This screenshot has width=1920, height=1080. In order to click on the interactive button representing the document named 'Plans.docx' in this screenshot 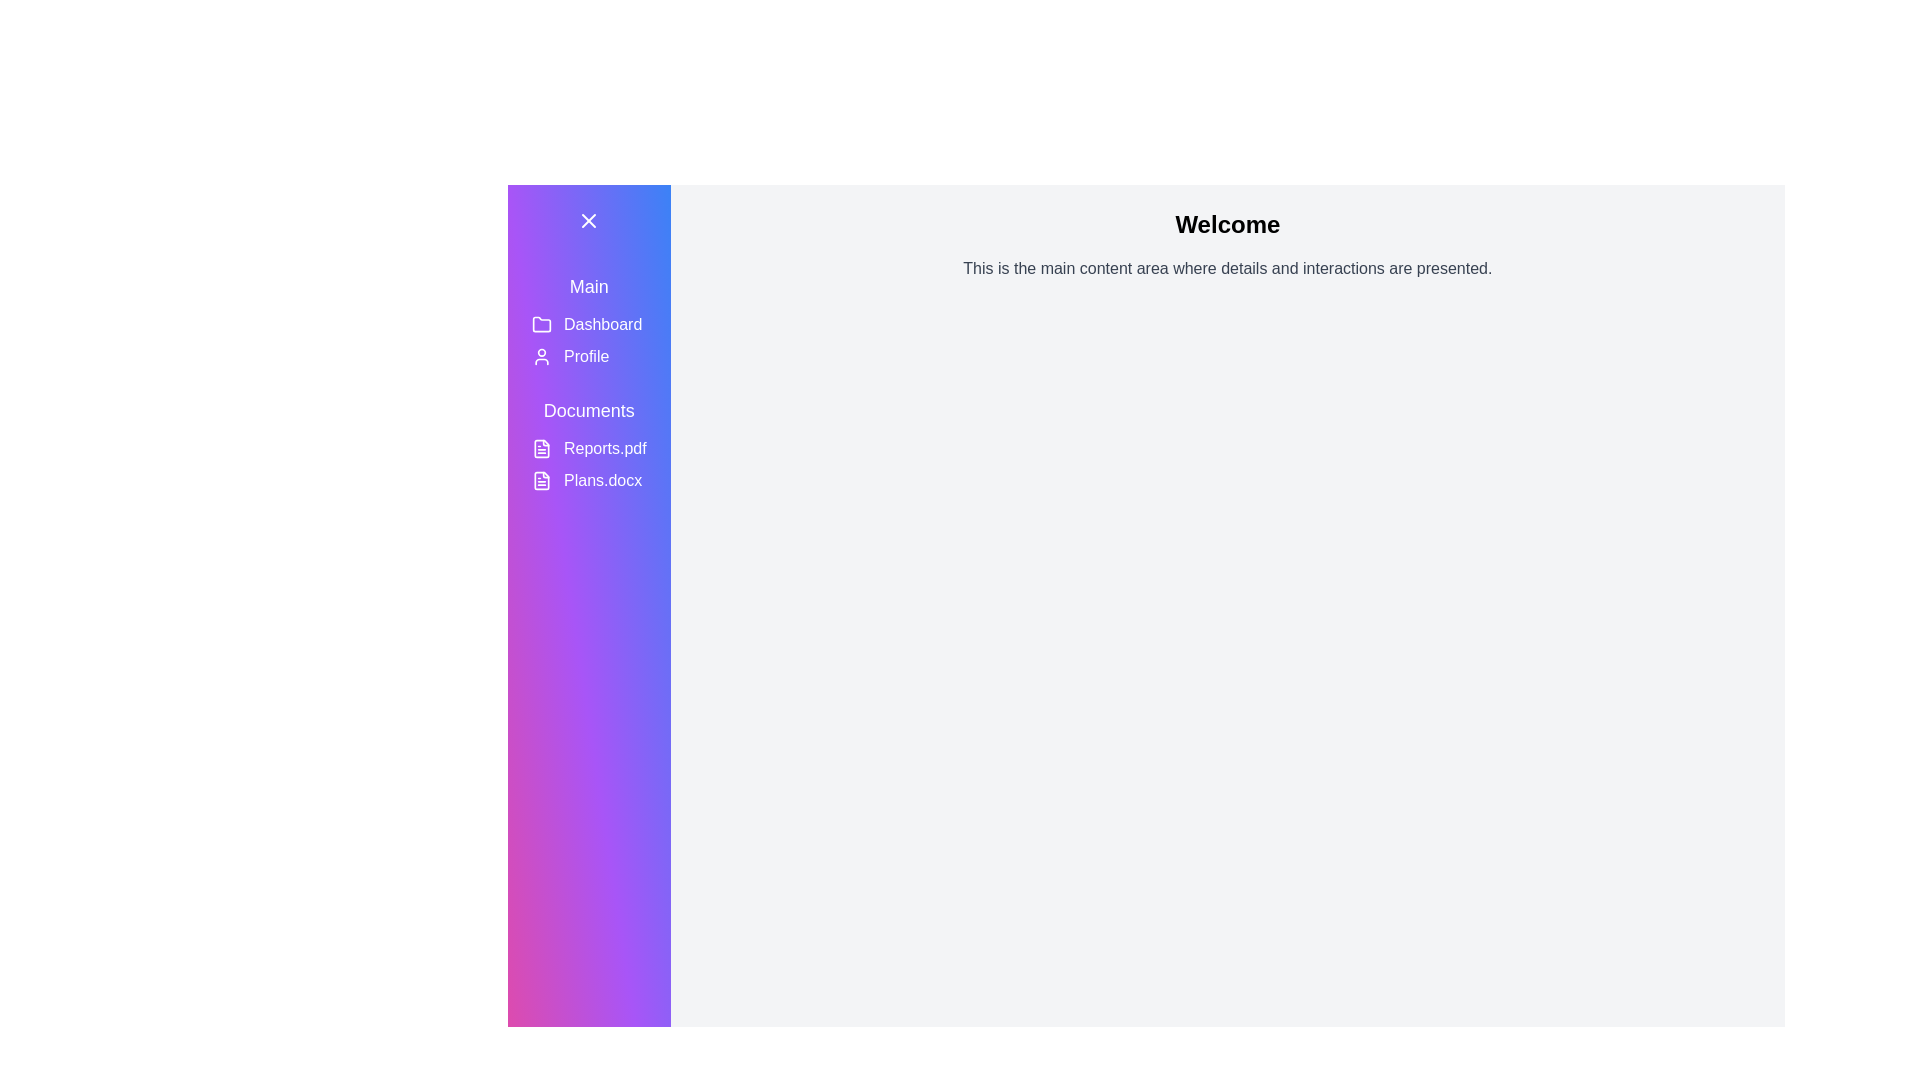, I will do `click(588, 481)`.